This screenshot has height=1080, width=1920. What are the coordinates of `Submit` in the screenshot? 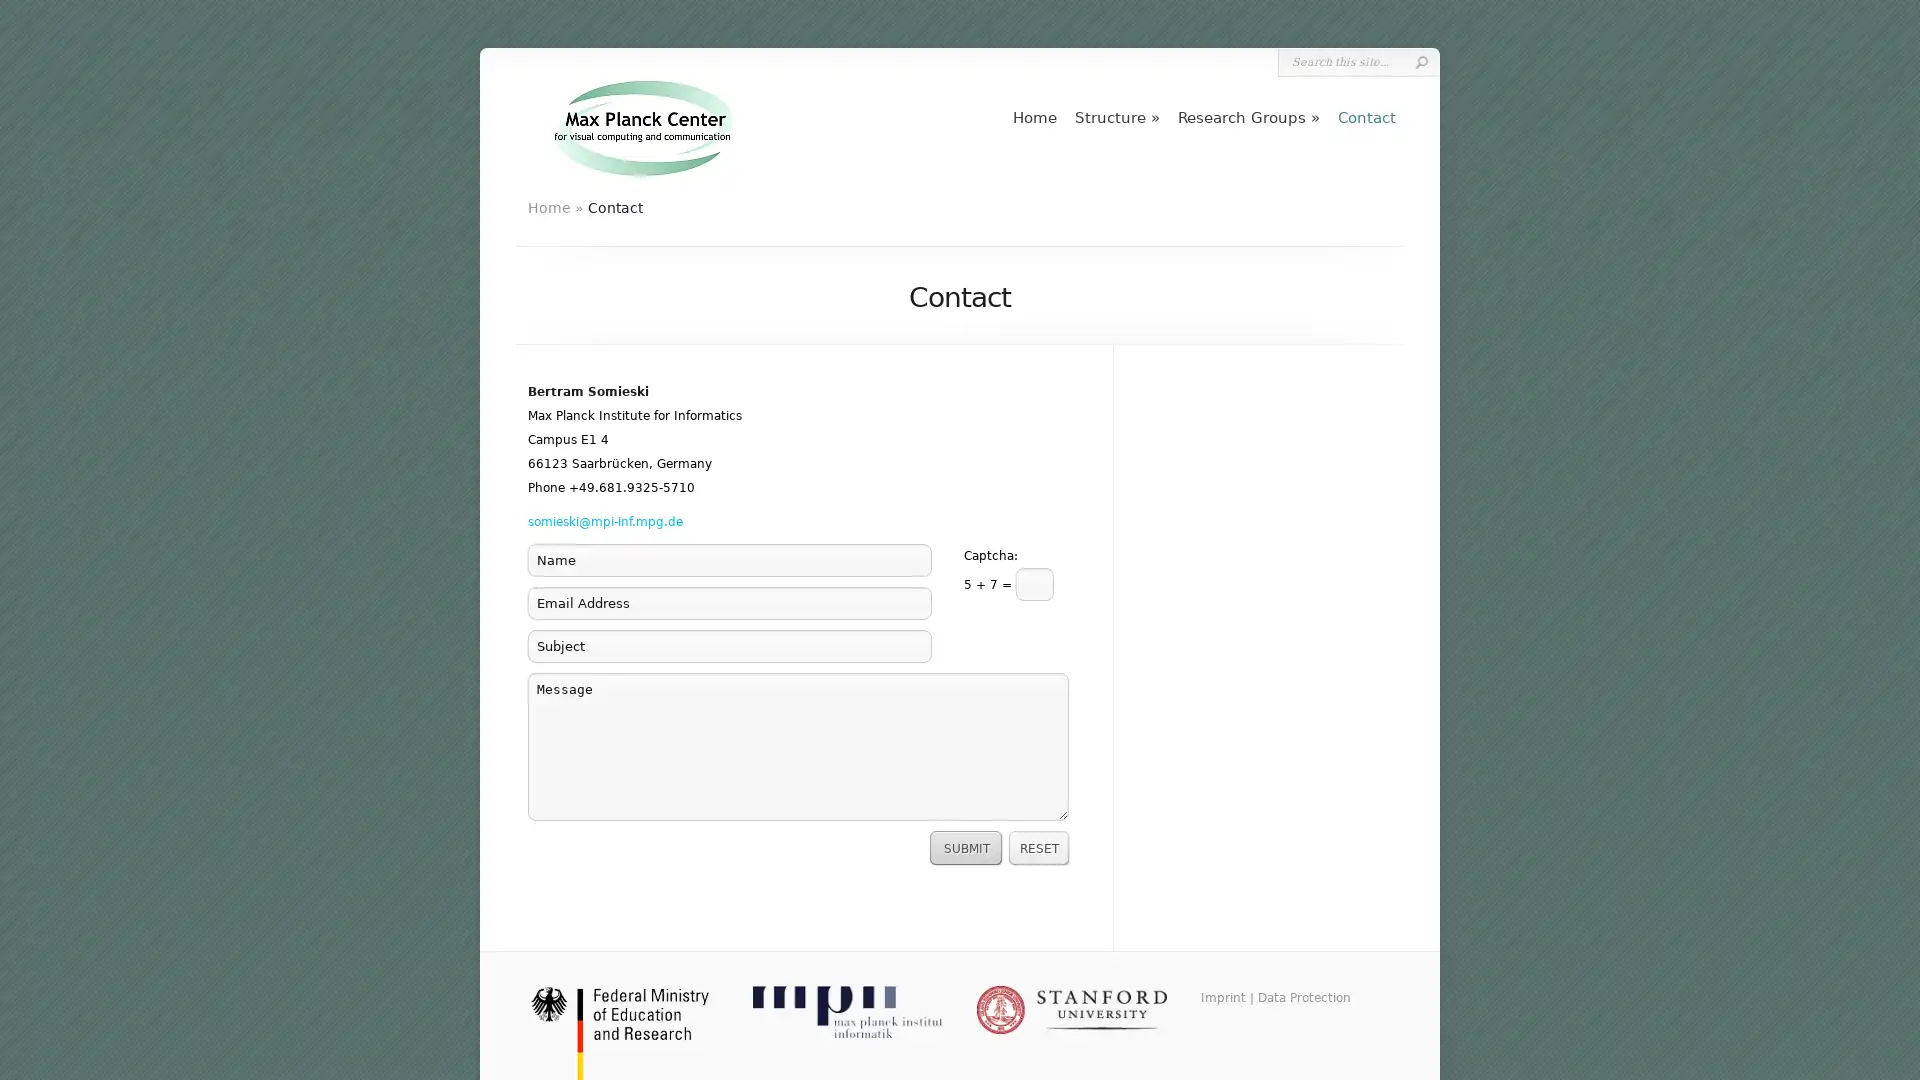 It's located at (966, 848).